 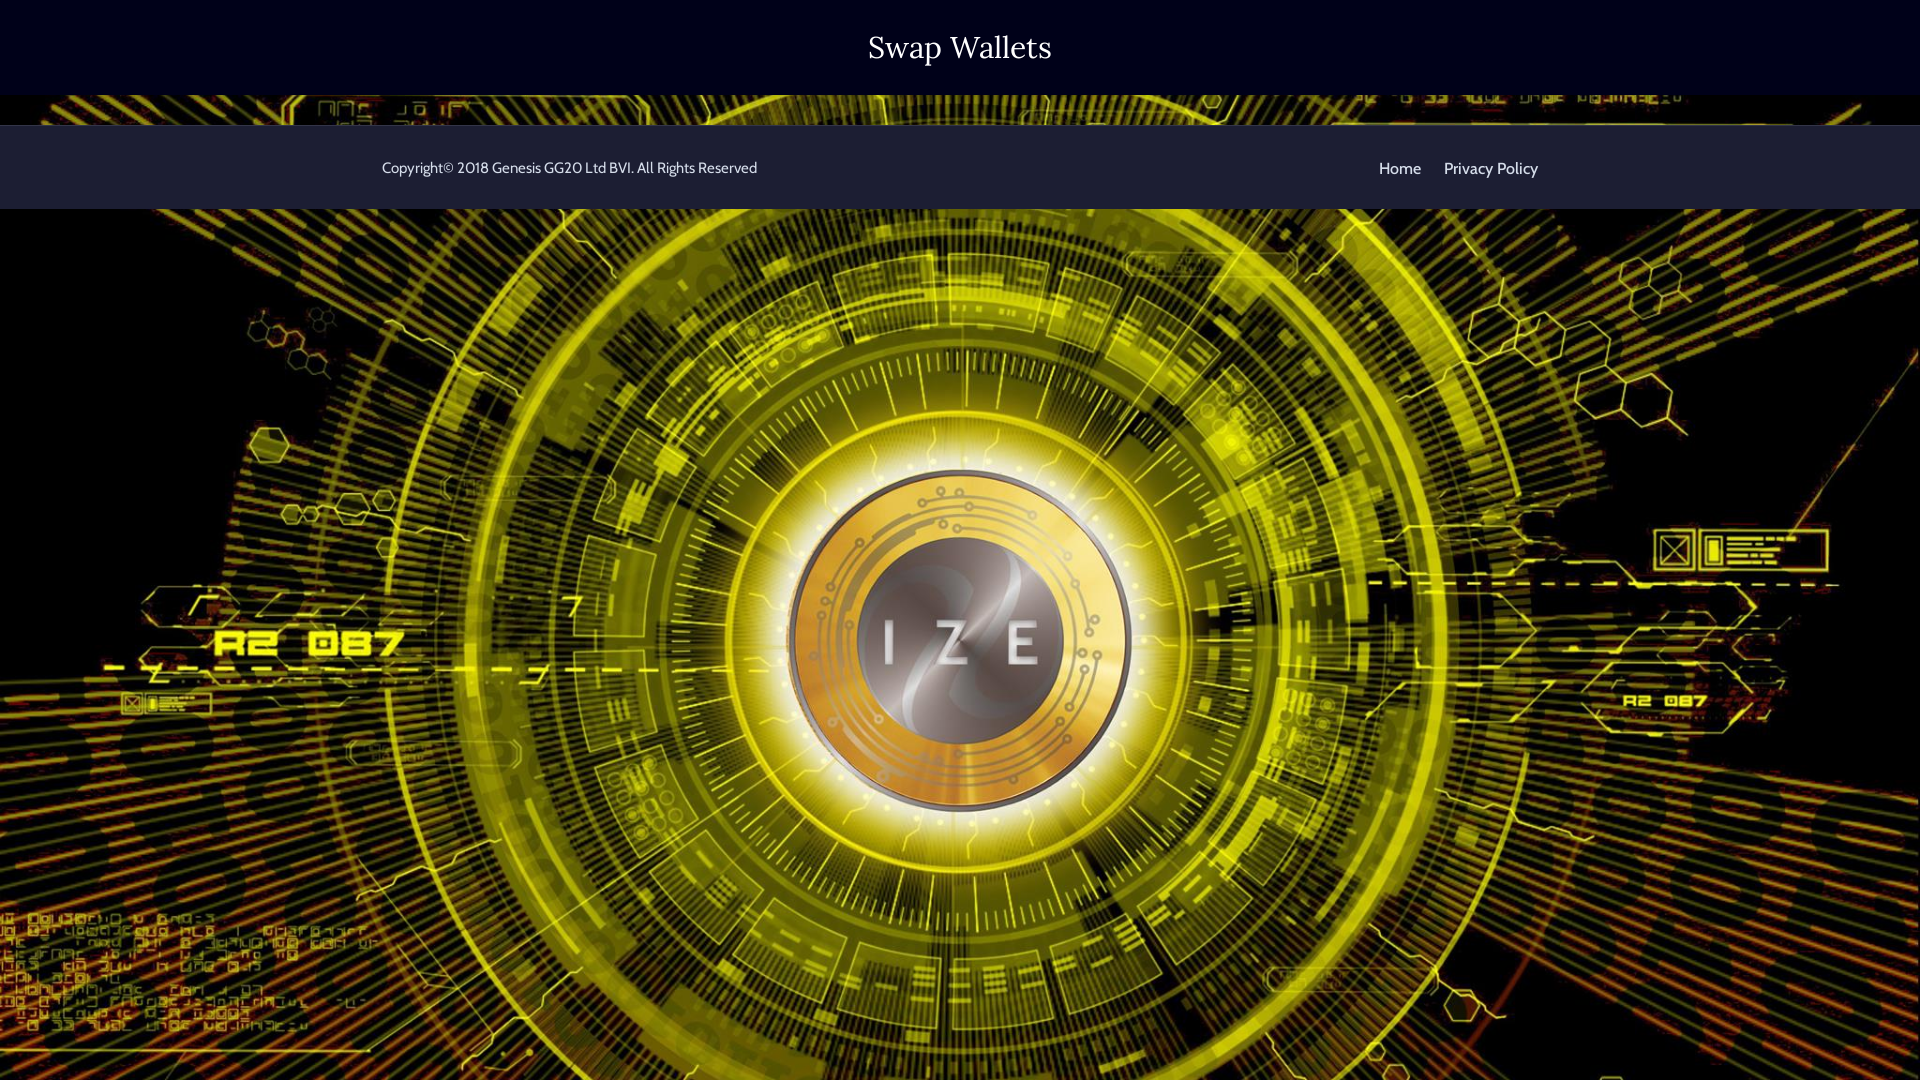 I want to click on 'Privacy Policy', so click(x=1491, y=167).